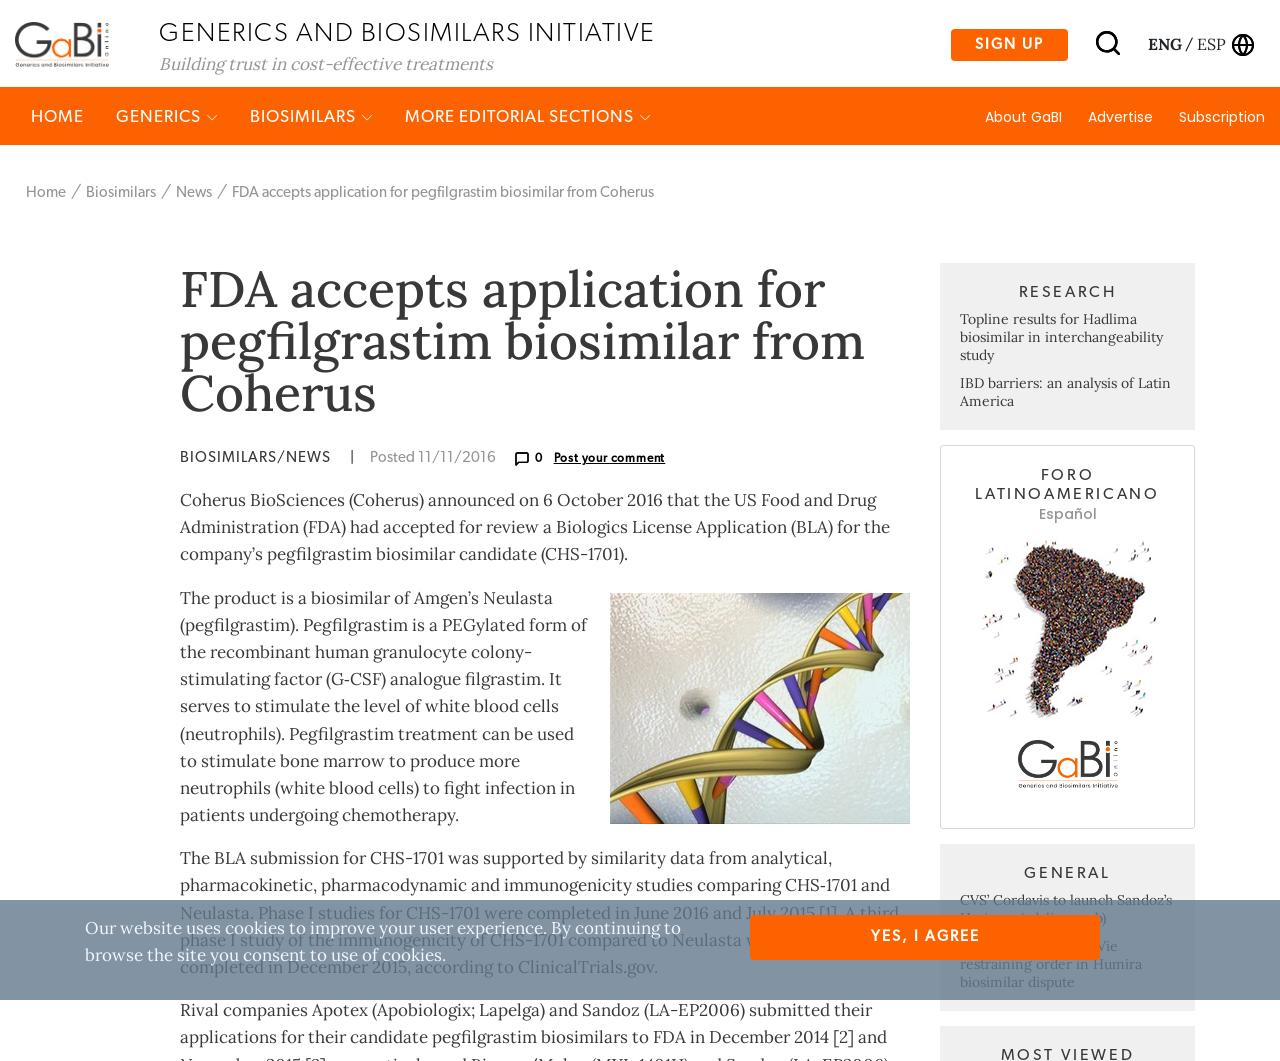  I want to click on 'The BLA submission for CHS-1701 was supported by similarity data from analytical, pharmacokinetic, pharmacodynamic and immunogenicity studies comparing CHS‑1701 and Neulasta. Phase I studies for CHS-1701 were completed in June 2016 and July 2015 [1]. A third phase I study of the immunogenicity of CHS-1701 compared to Neulasta was planned to be completed in December 2015, according to ClinicalTrials.gov.', so click(179, 989).